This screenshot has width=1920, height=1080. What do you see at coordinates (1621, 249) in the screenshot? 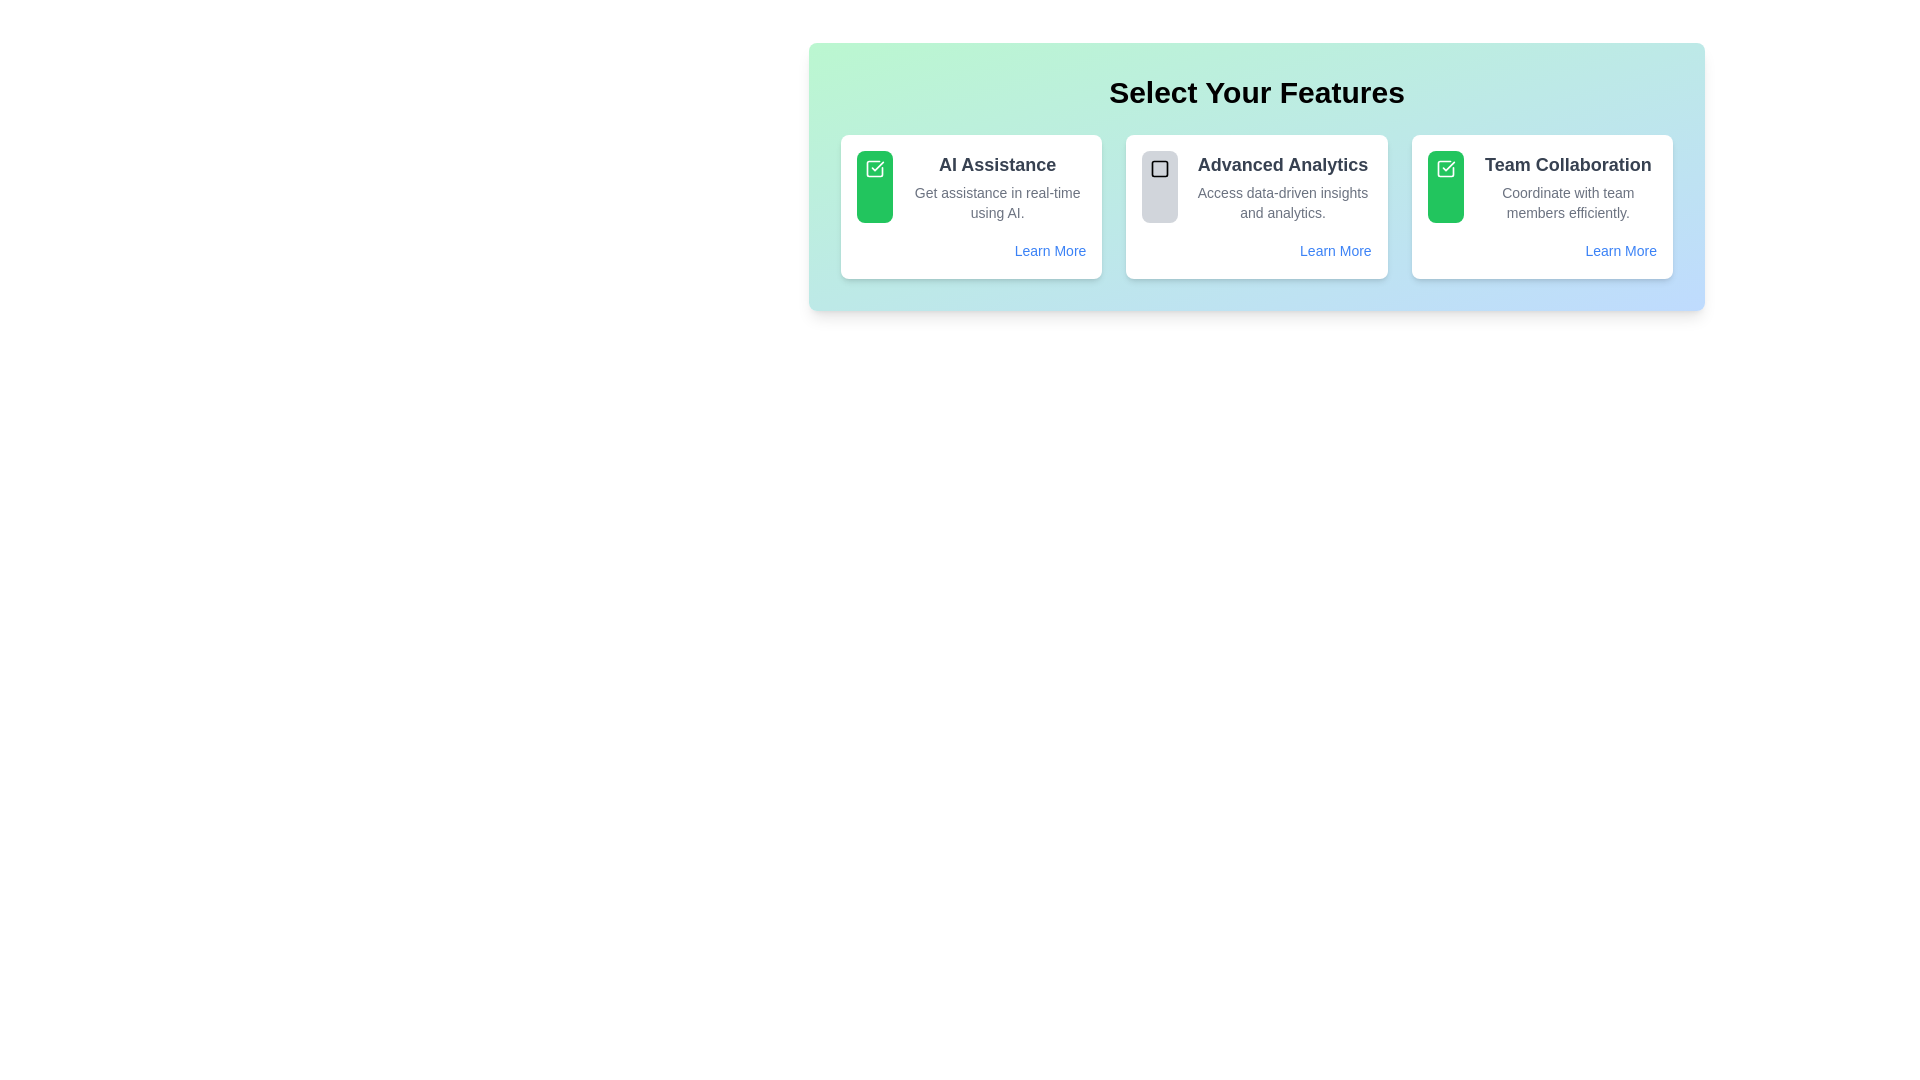
I see `the hyperlink located in the bottom region of the 'Team Collaboration' card within the 'Select Your Features' section` at bounding box center [1621, 249].